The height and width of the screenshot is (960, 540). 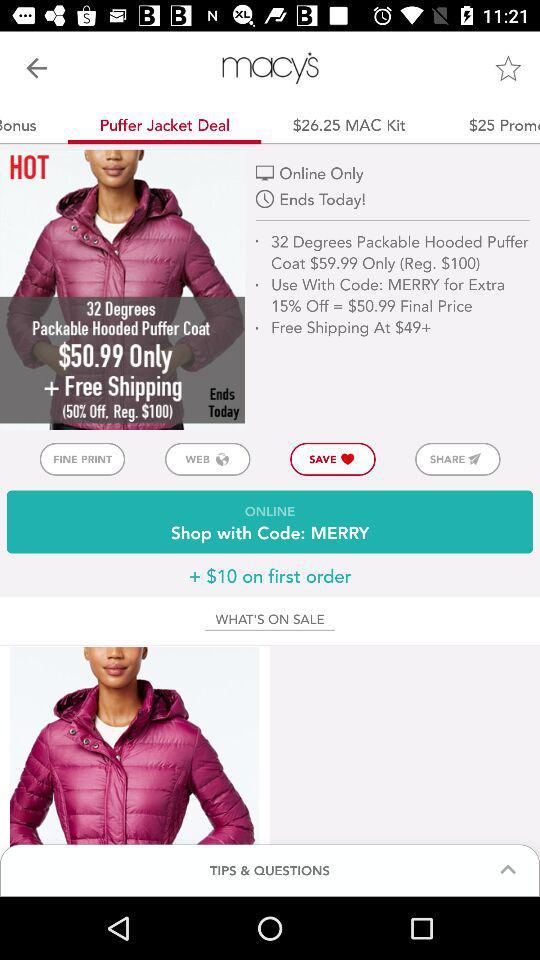 I want to click on icon below fine print icon, so click(x=270, y=521).